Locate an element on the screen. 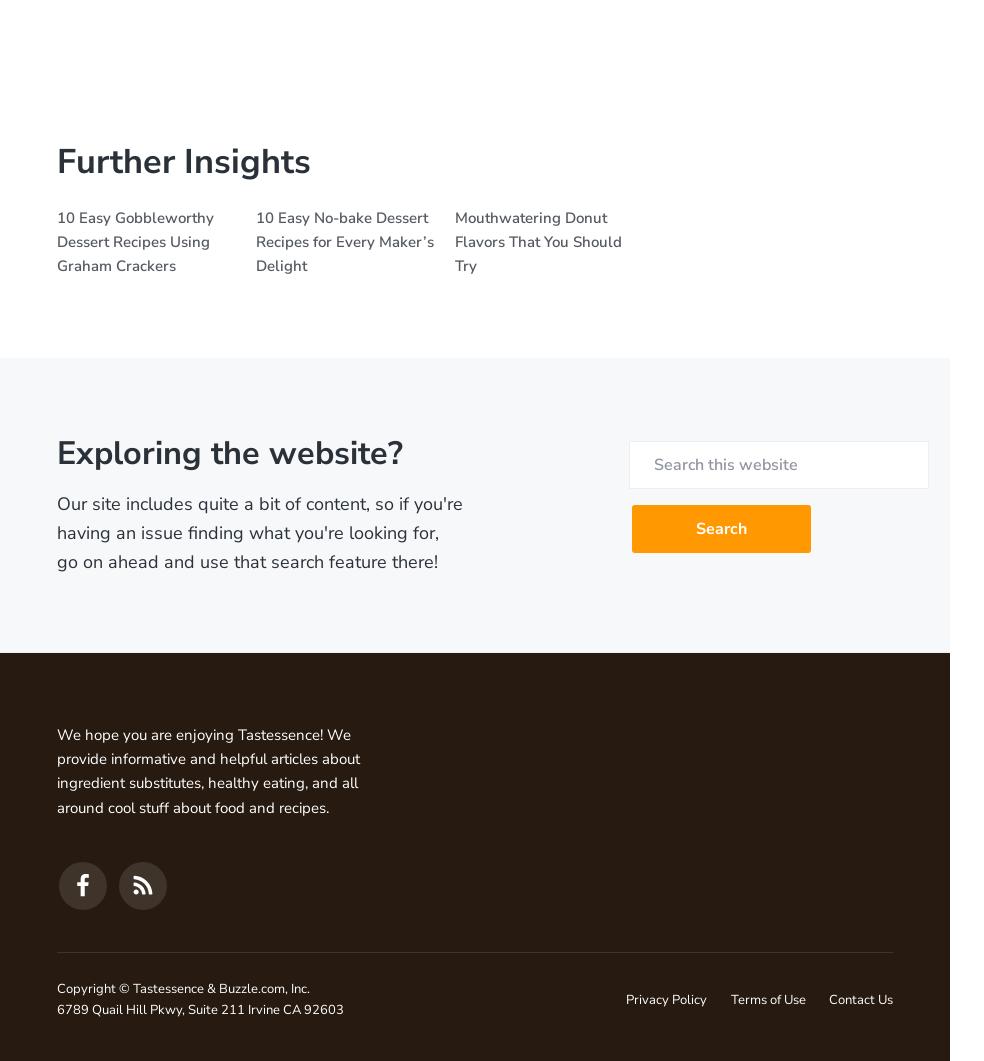 This screenshot has height=1061, width=984. 'Exploring the website?' is located at coordinates (229, 453).